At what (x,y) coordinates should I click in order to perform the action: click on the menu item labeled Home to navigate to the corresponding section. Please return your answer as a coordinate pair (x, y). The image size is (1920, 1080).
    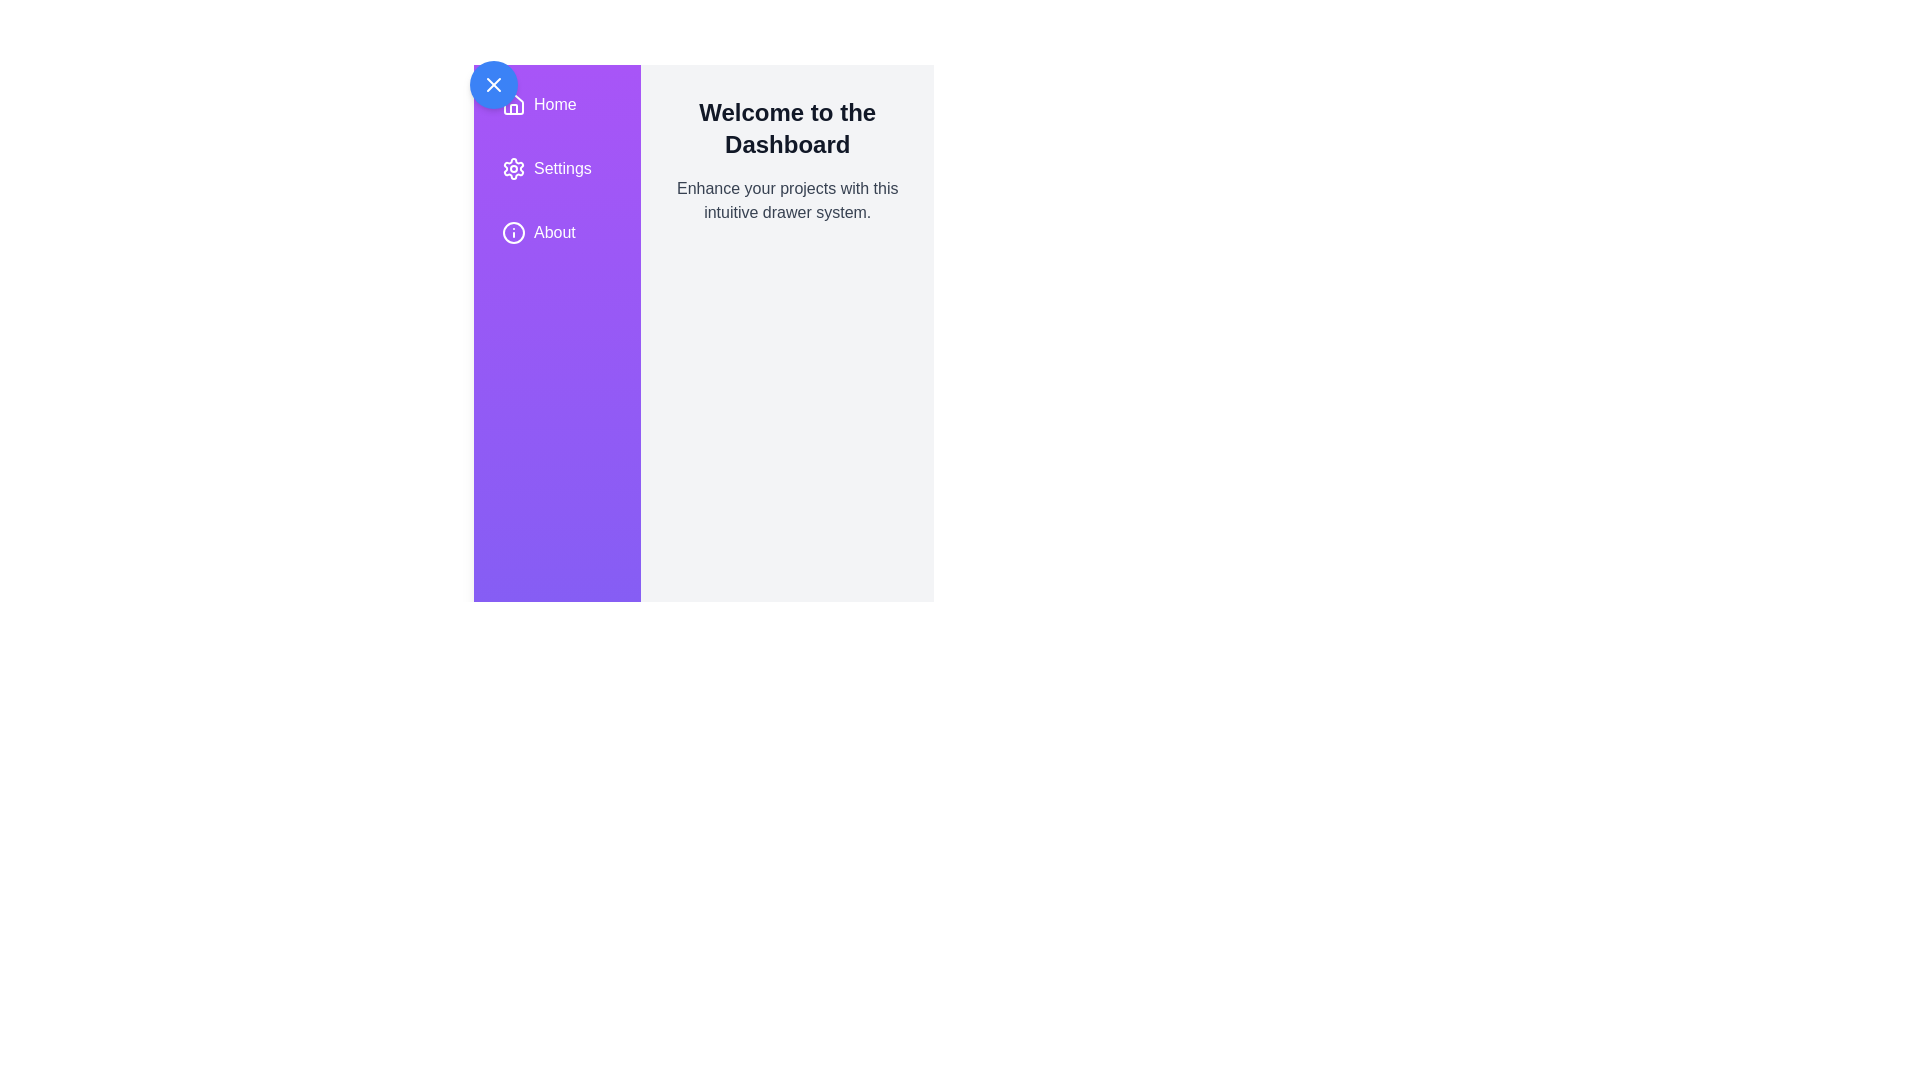
    Looking at the image, I should click on (556, 104).